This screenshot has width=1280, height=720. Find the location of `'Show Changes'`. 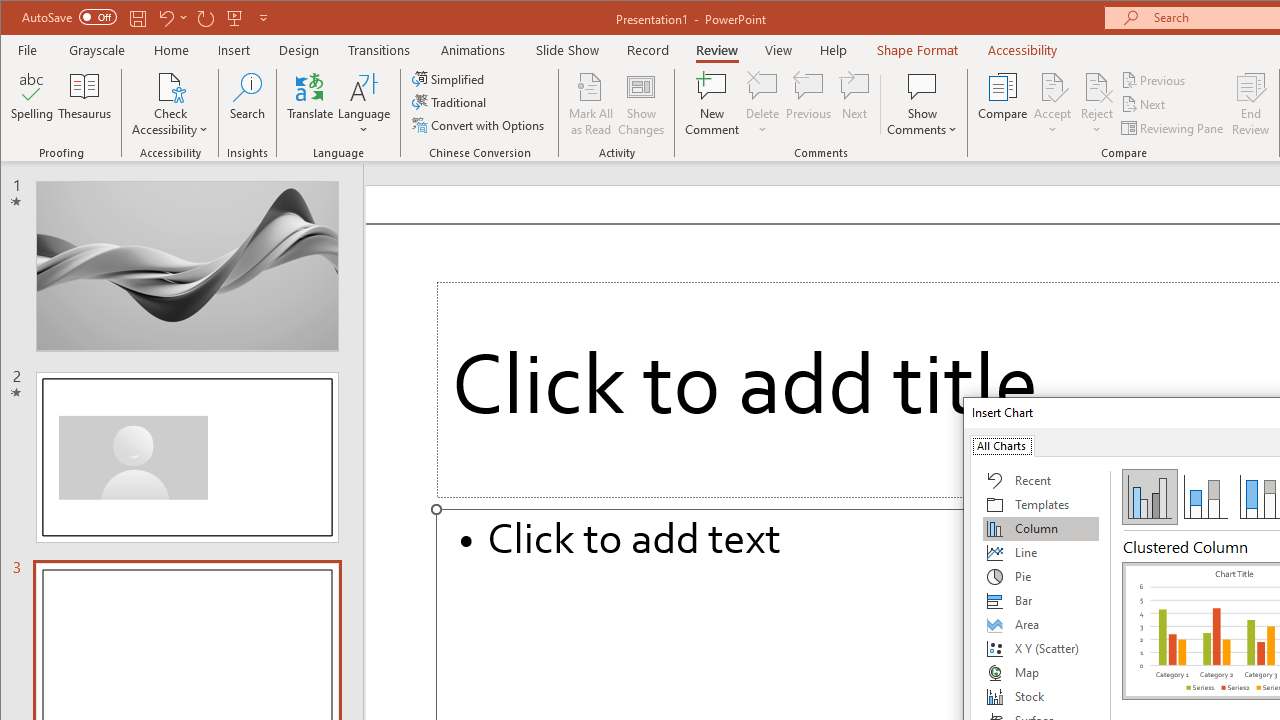

'Show Changes' is located at coordinates (641, 104).